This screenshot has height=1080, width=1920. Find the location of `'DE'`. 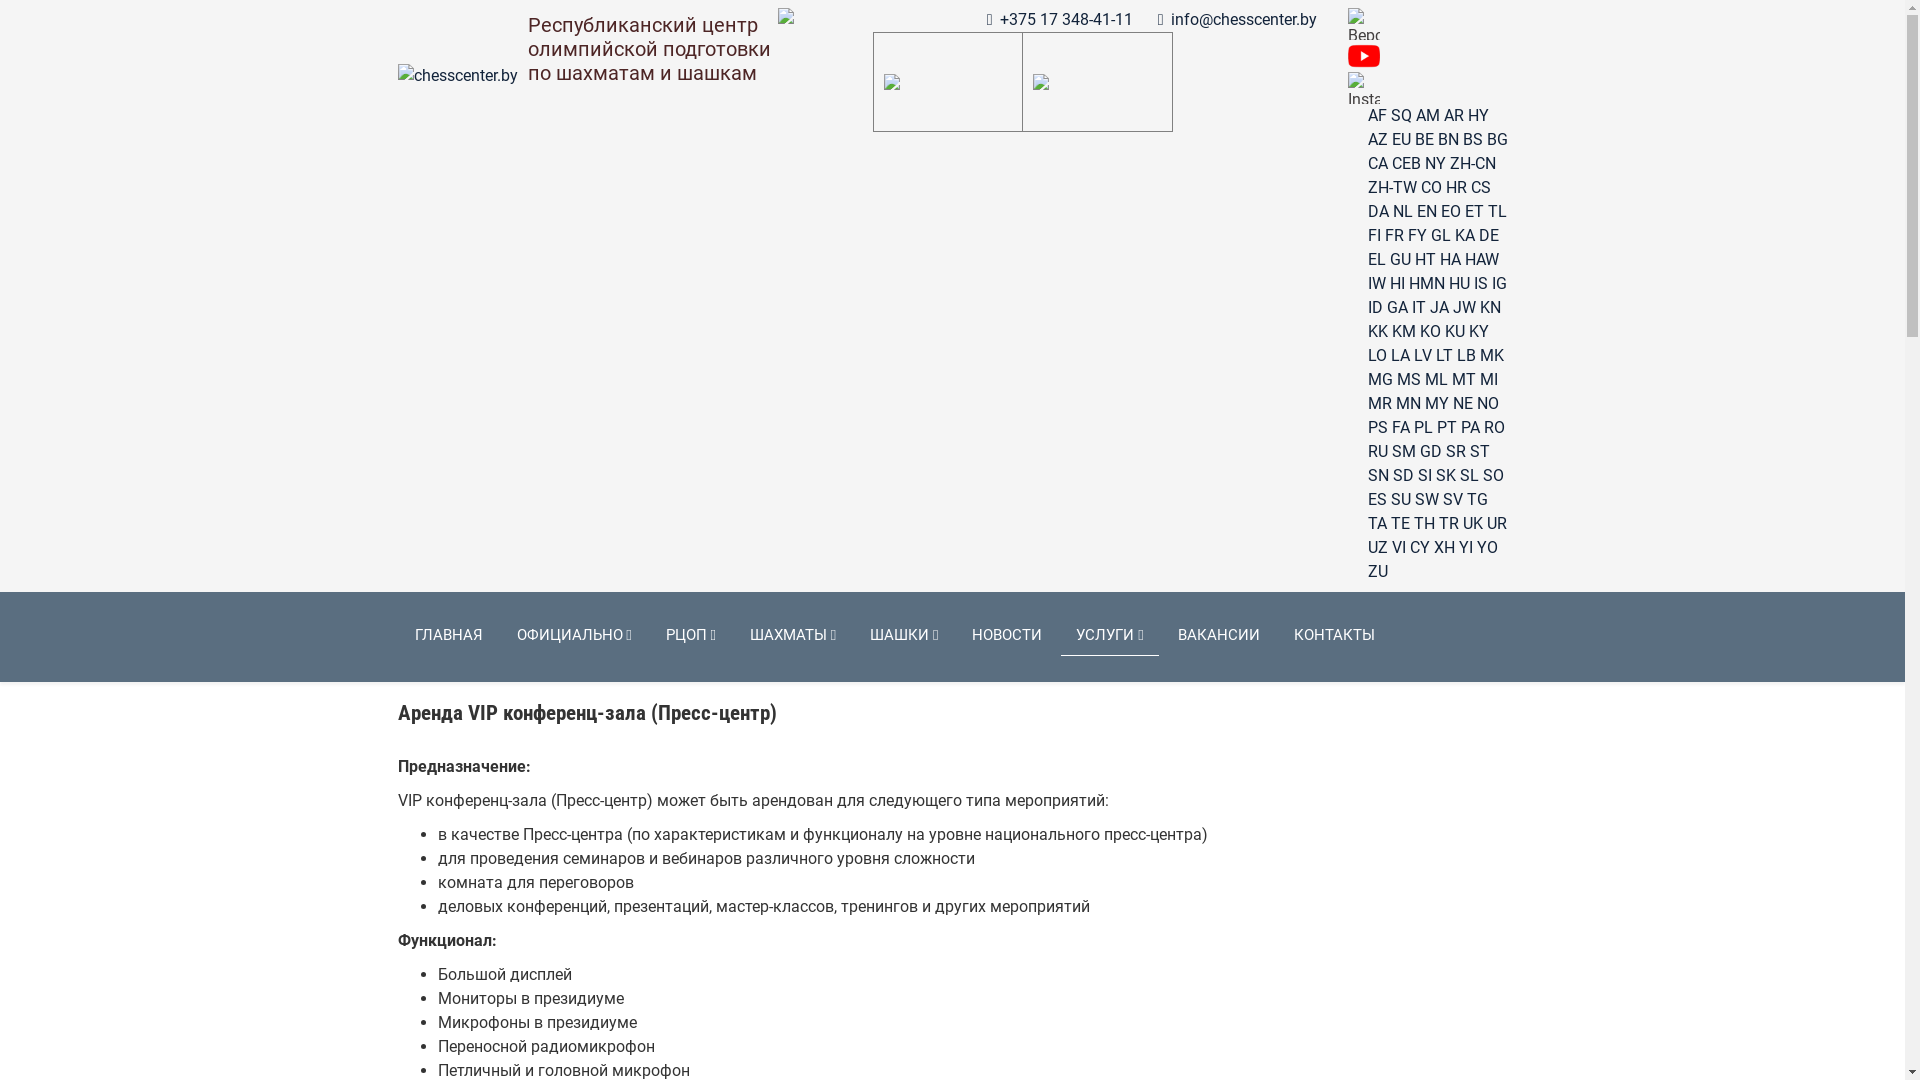

'DE' is located at coordinates (1488, 234).